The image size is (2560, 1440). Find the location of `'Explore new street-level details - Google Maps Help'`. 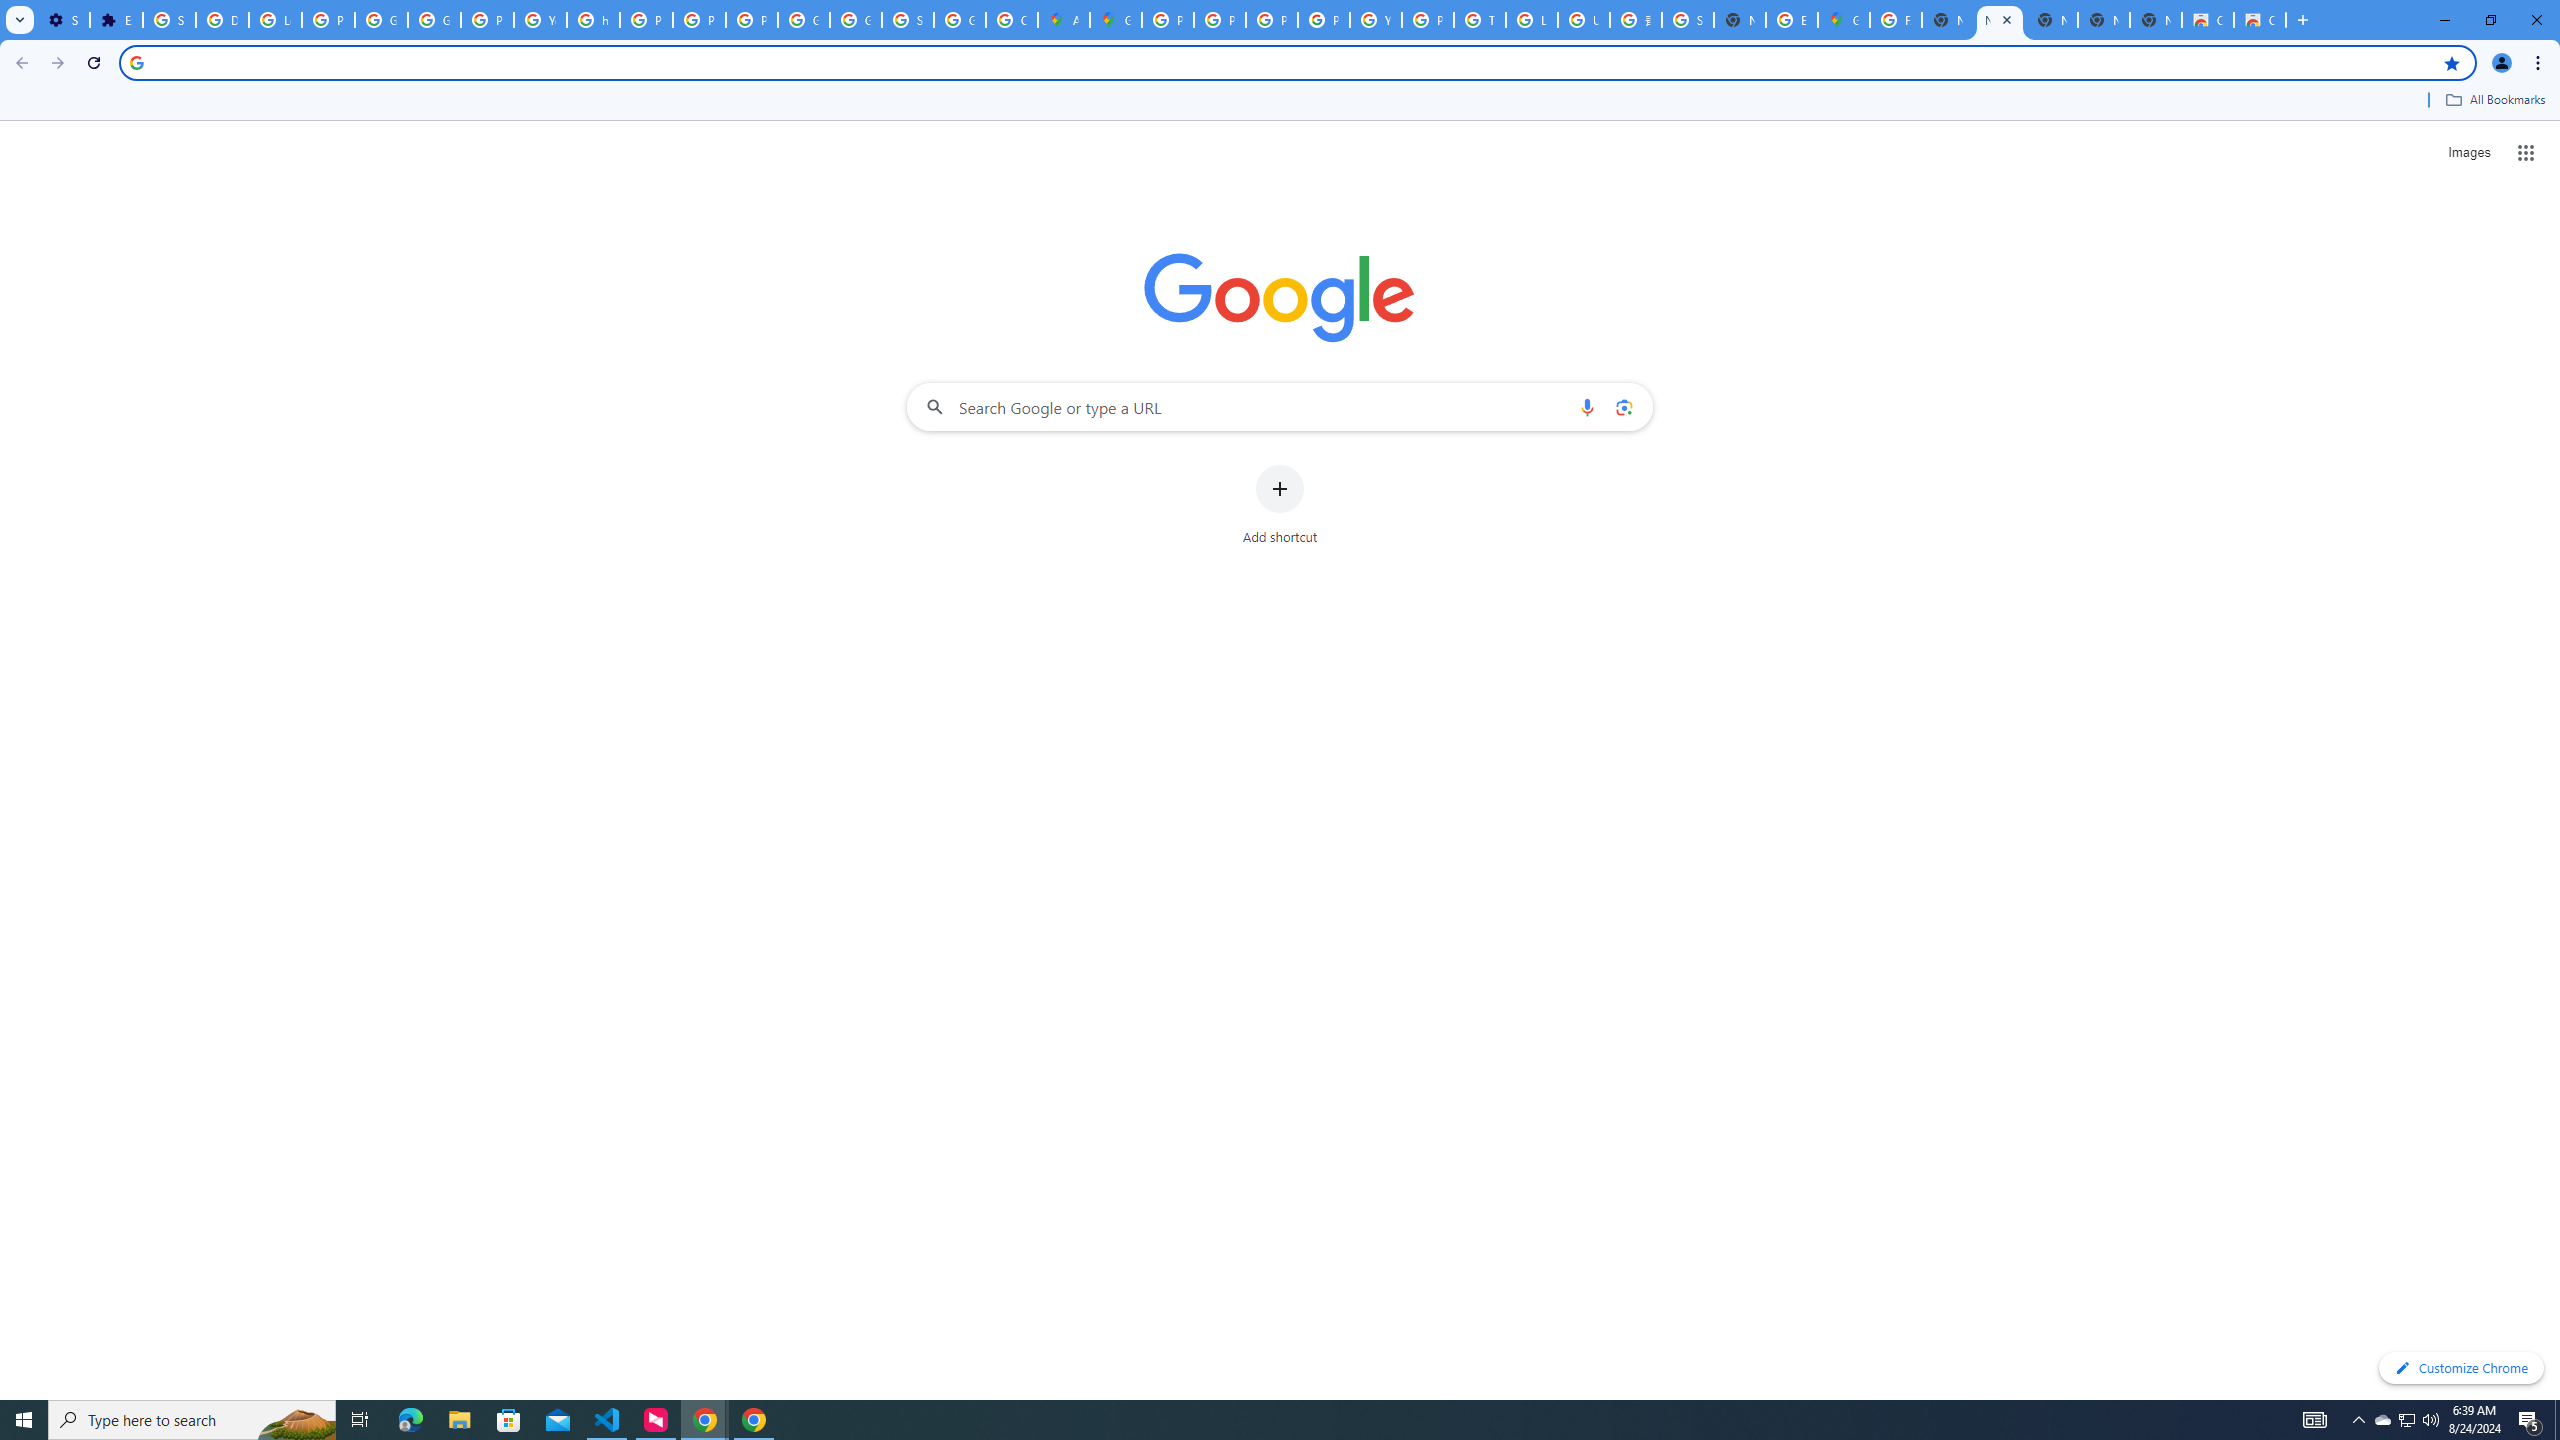

'Explore new street-level details - Google Maps Help' is located at coordinates (1791, 19).